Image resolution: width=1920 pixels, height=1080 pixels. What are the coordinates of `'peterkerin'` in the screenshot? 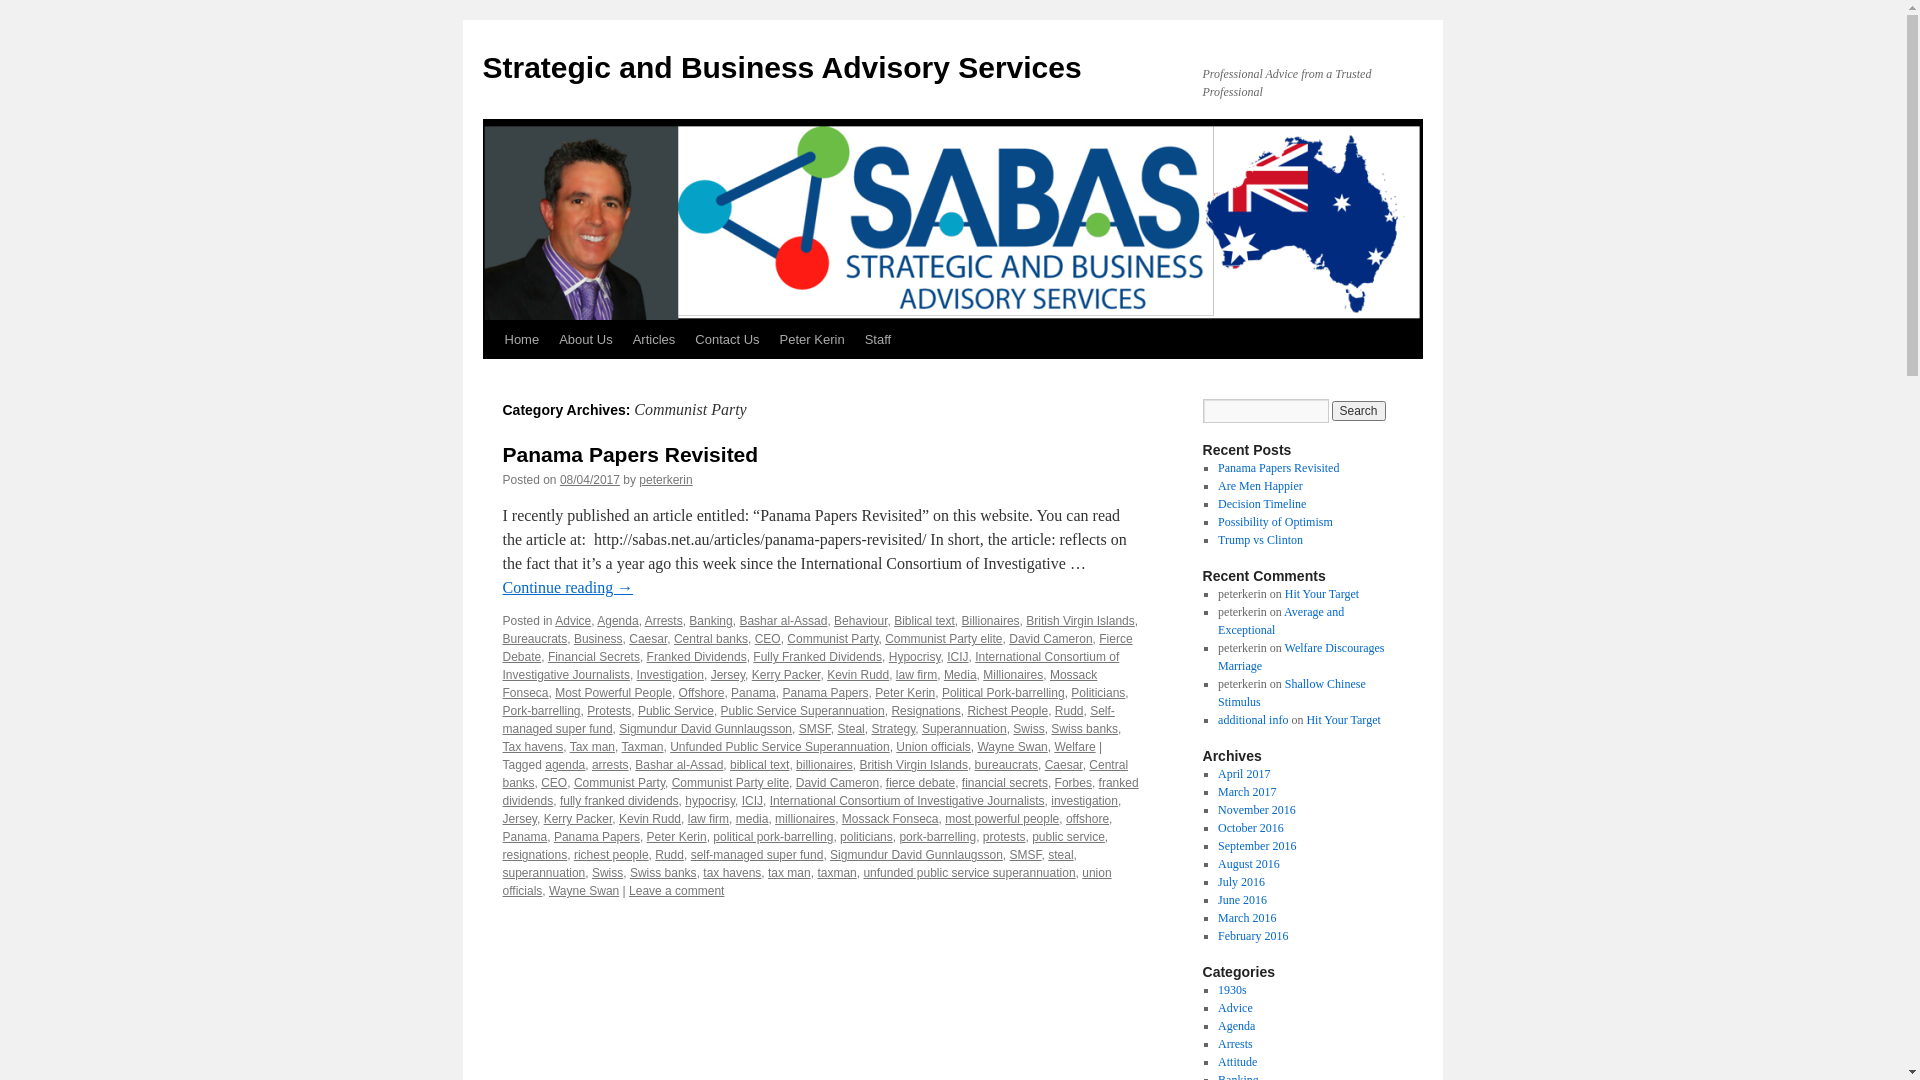 It's located at (665, 479).